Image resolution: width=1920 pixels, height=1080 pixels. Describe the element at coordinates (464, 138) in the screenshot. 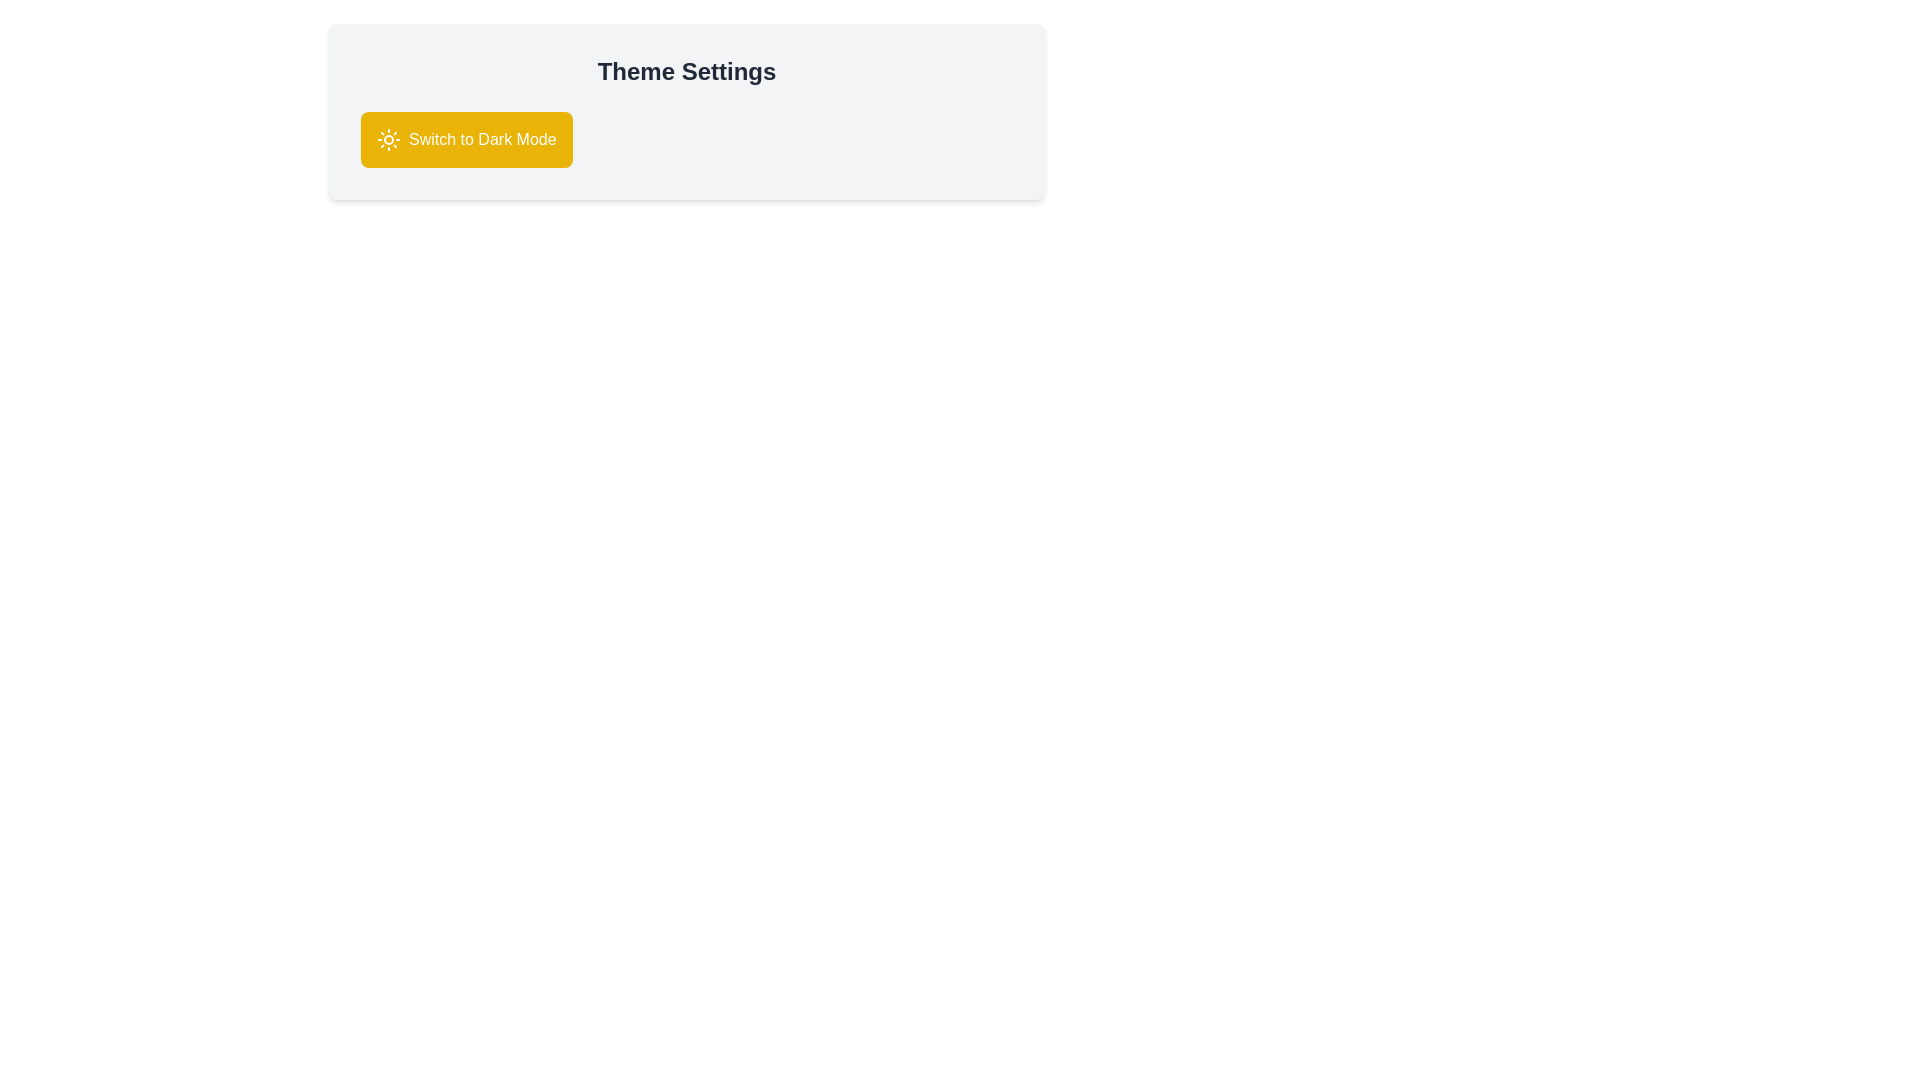

I see `the 'Switch to Dark Mode' button to toggle the theme` at that location.